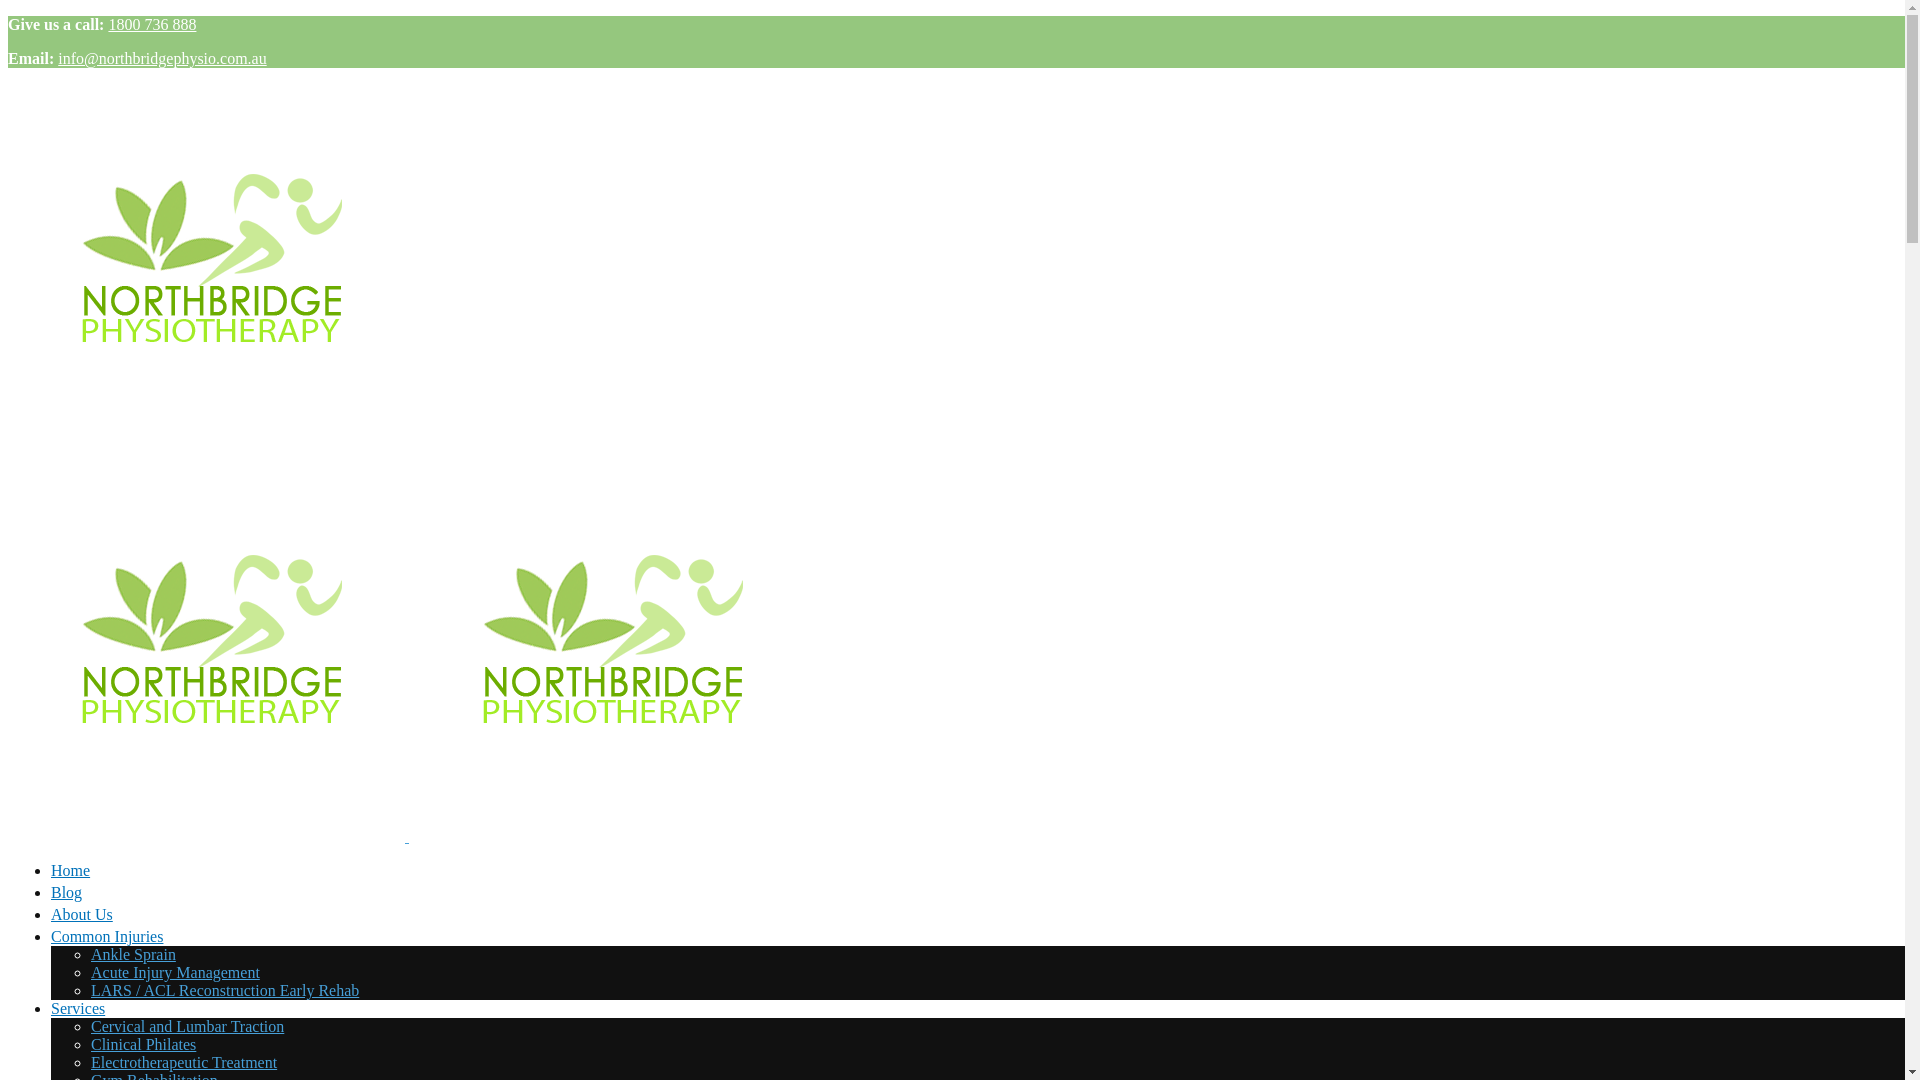 The image size is (1920, 1080). What do you see at coordinates (132, 953) in the screenshot?
I see `'Ankle Sprain'` at bounding box center [132, 953].